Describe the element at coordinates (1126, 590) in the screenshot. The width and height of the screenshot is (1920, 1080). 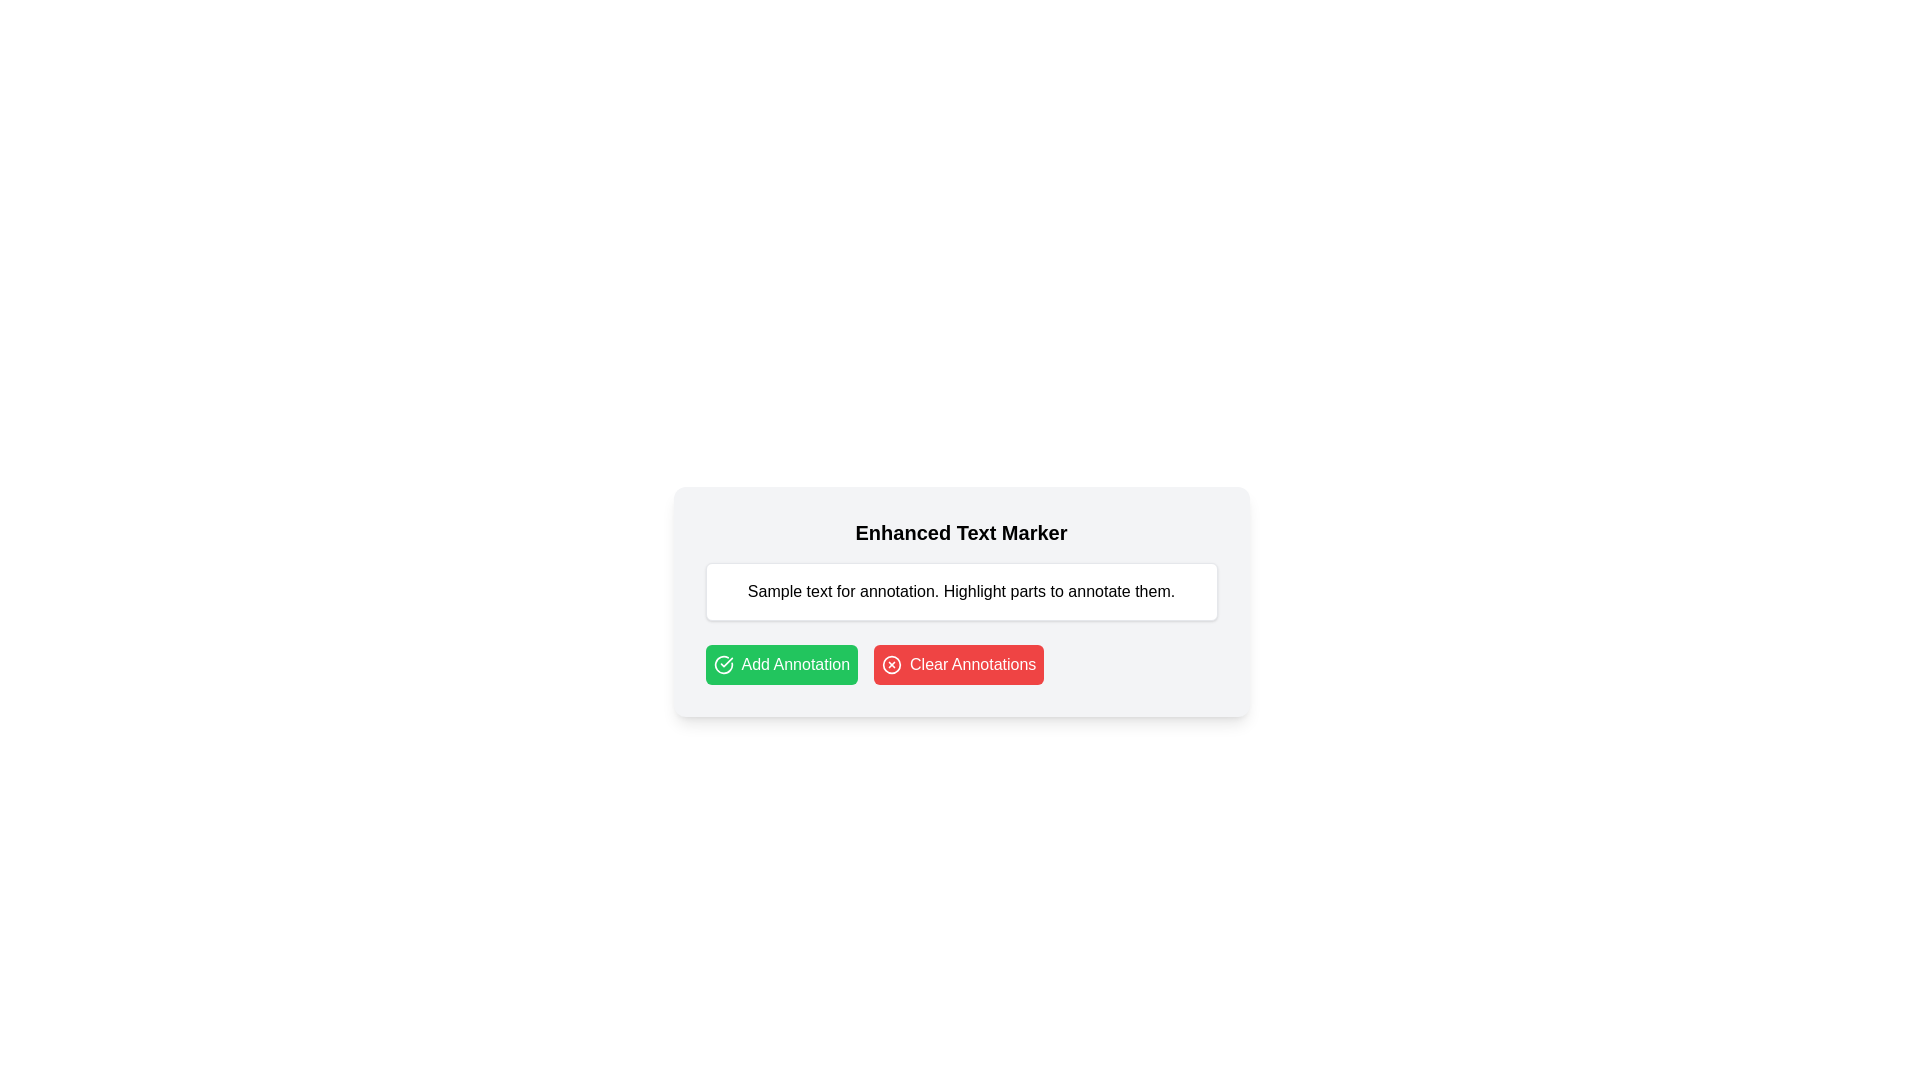
I see `the lowercase letter 'e' in the word 'annotate' which is part of the sentence displayed below the title 'Enhanced Text Marker.'` at that location.